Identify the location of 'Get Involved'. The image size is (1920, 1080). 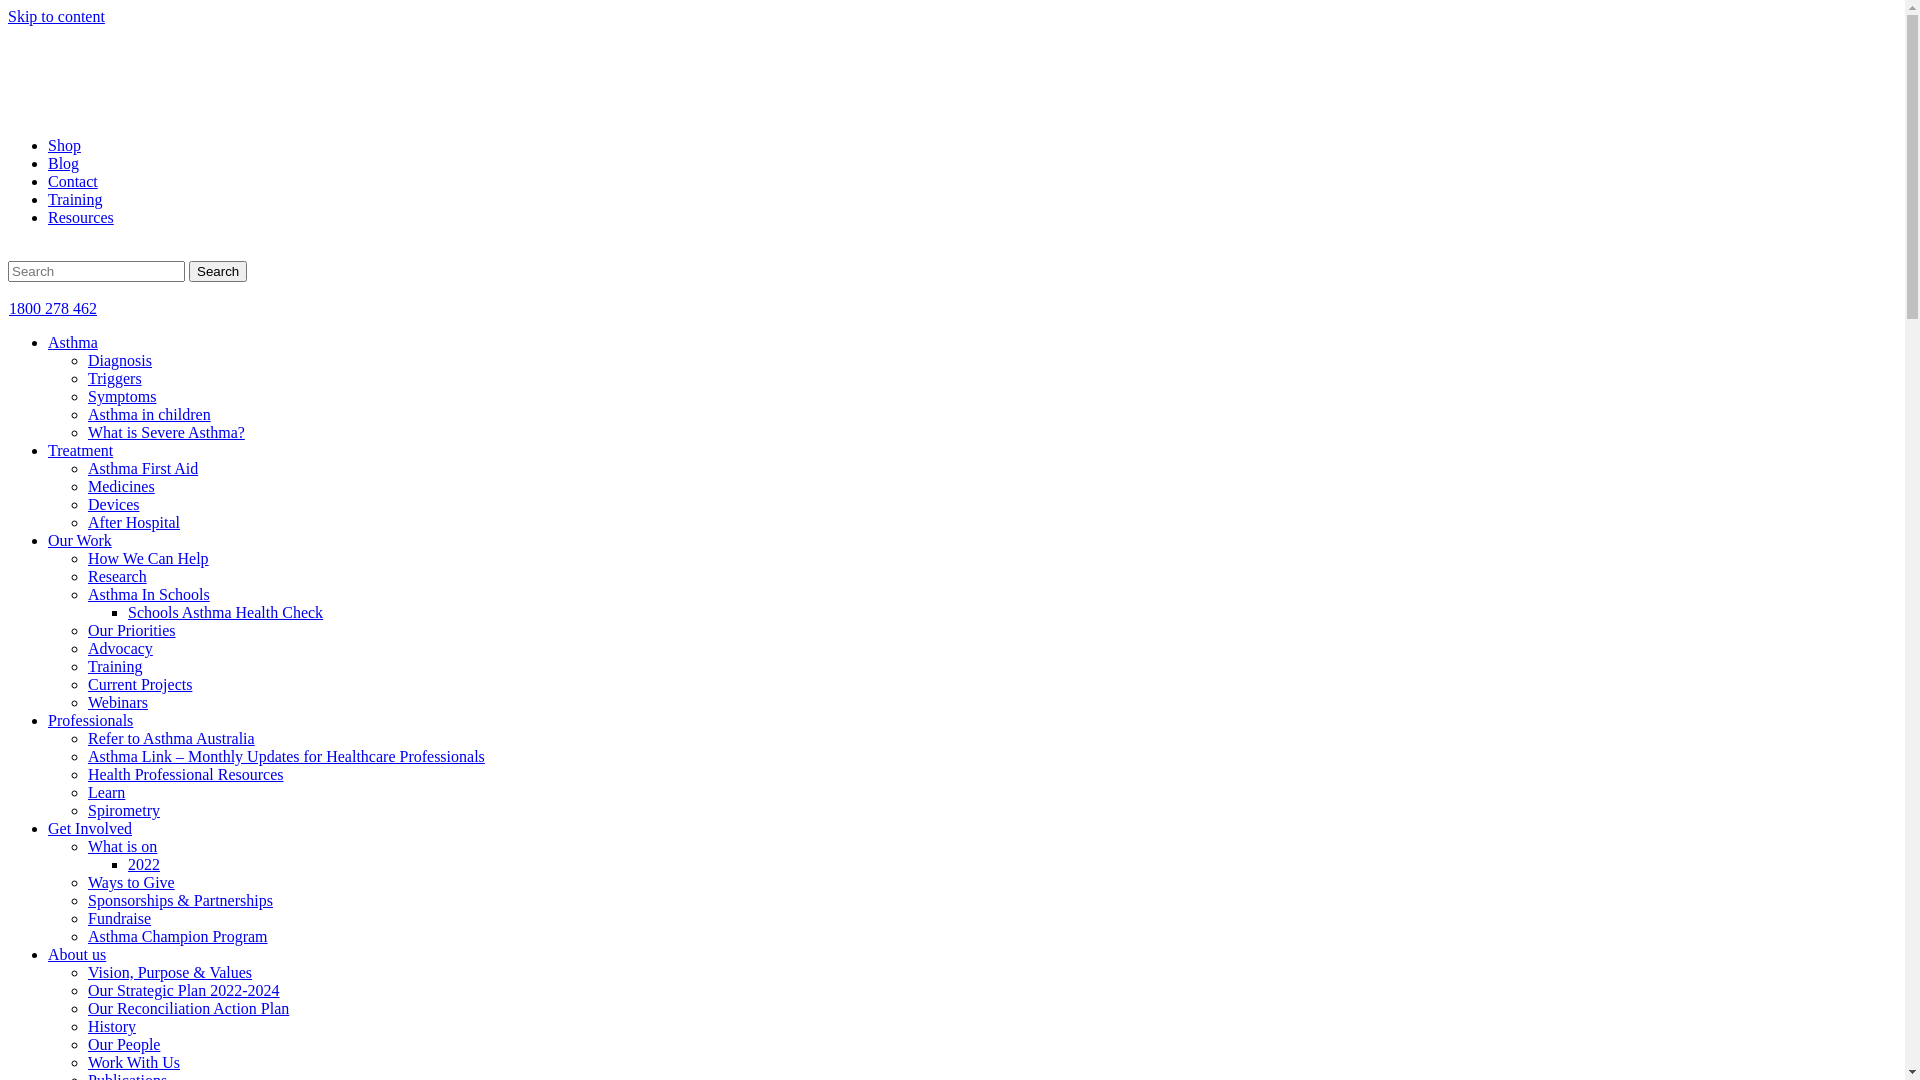
(89, 828).